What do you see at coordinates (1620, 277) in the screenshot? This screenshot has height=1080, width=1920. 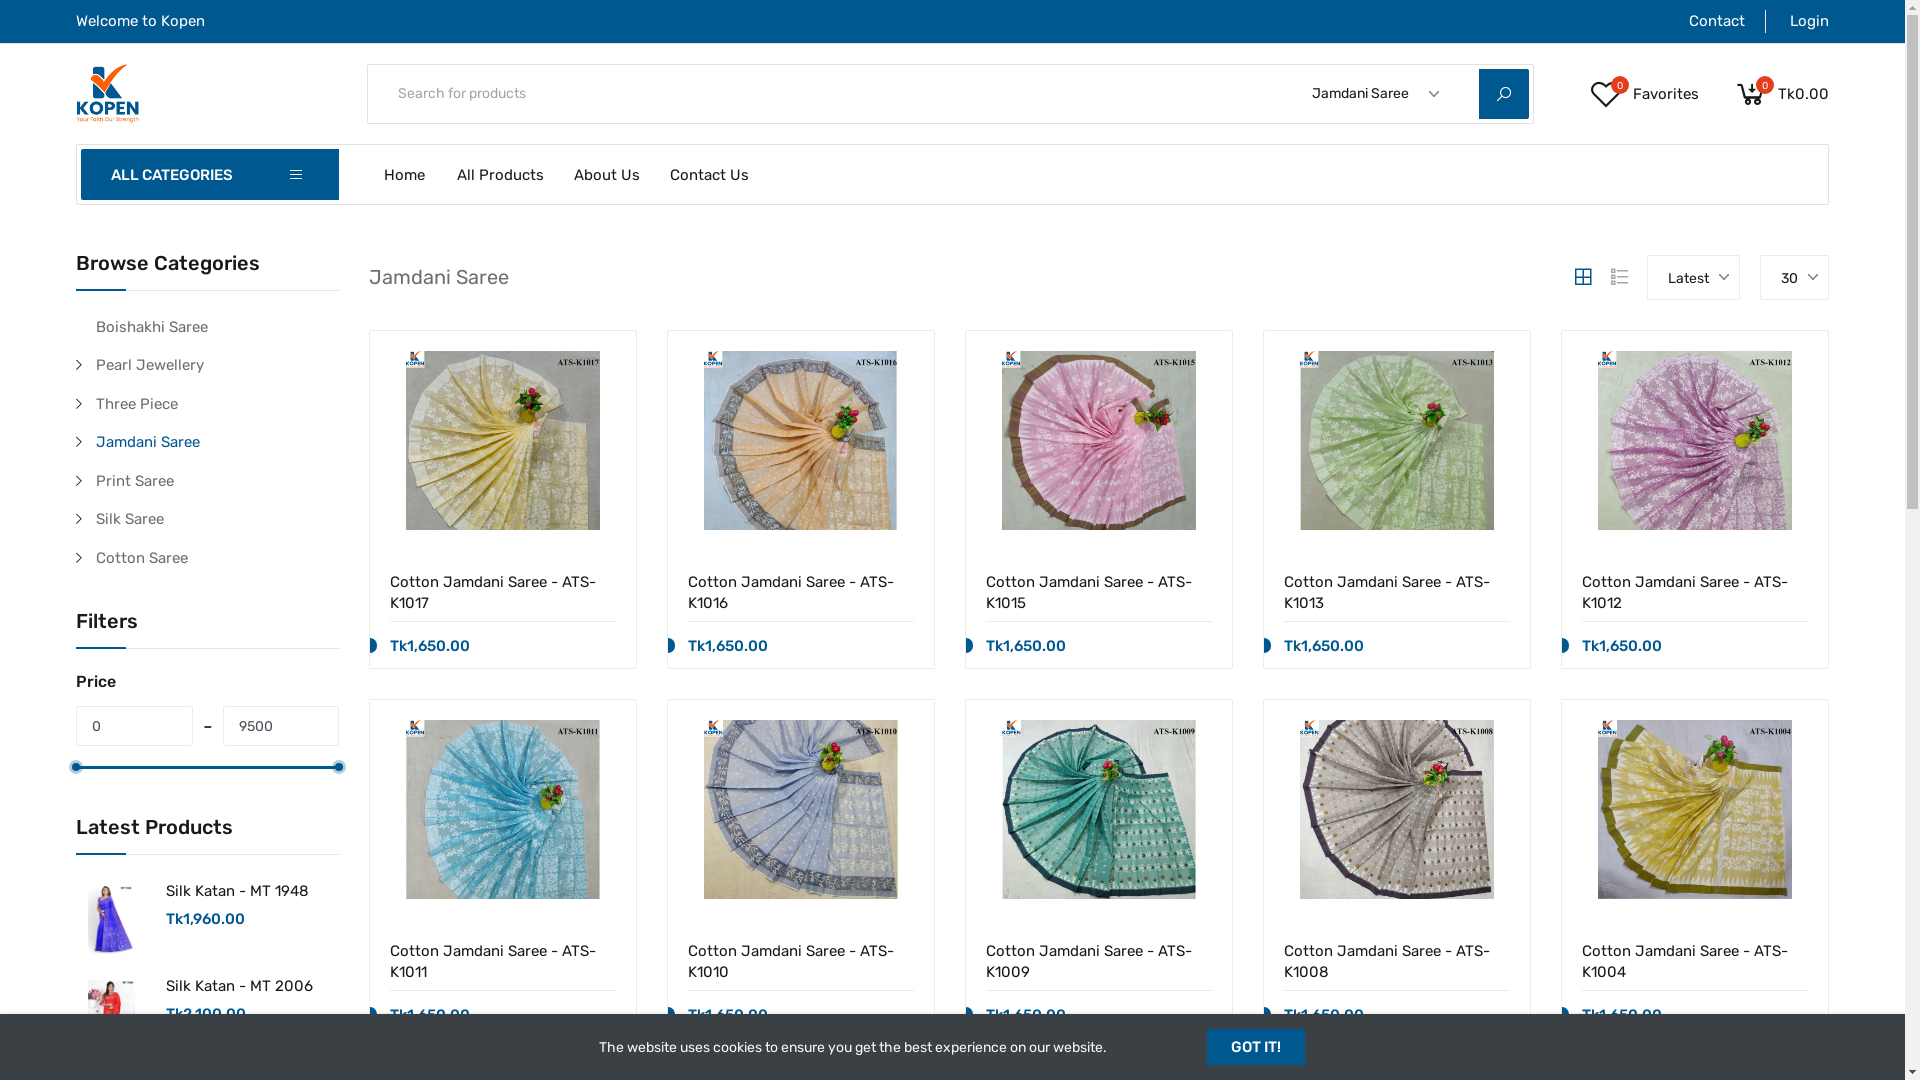 I see `'List View'` at bounding box center [1620, 277].